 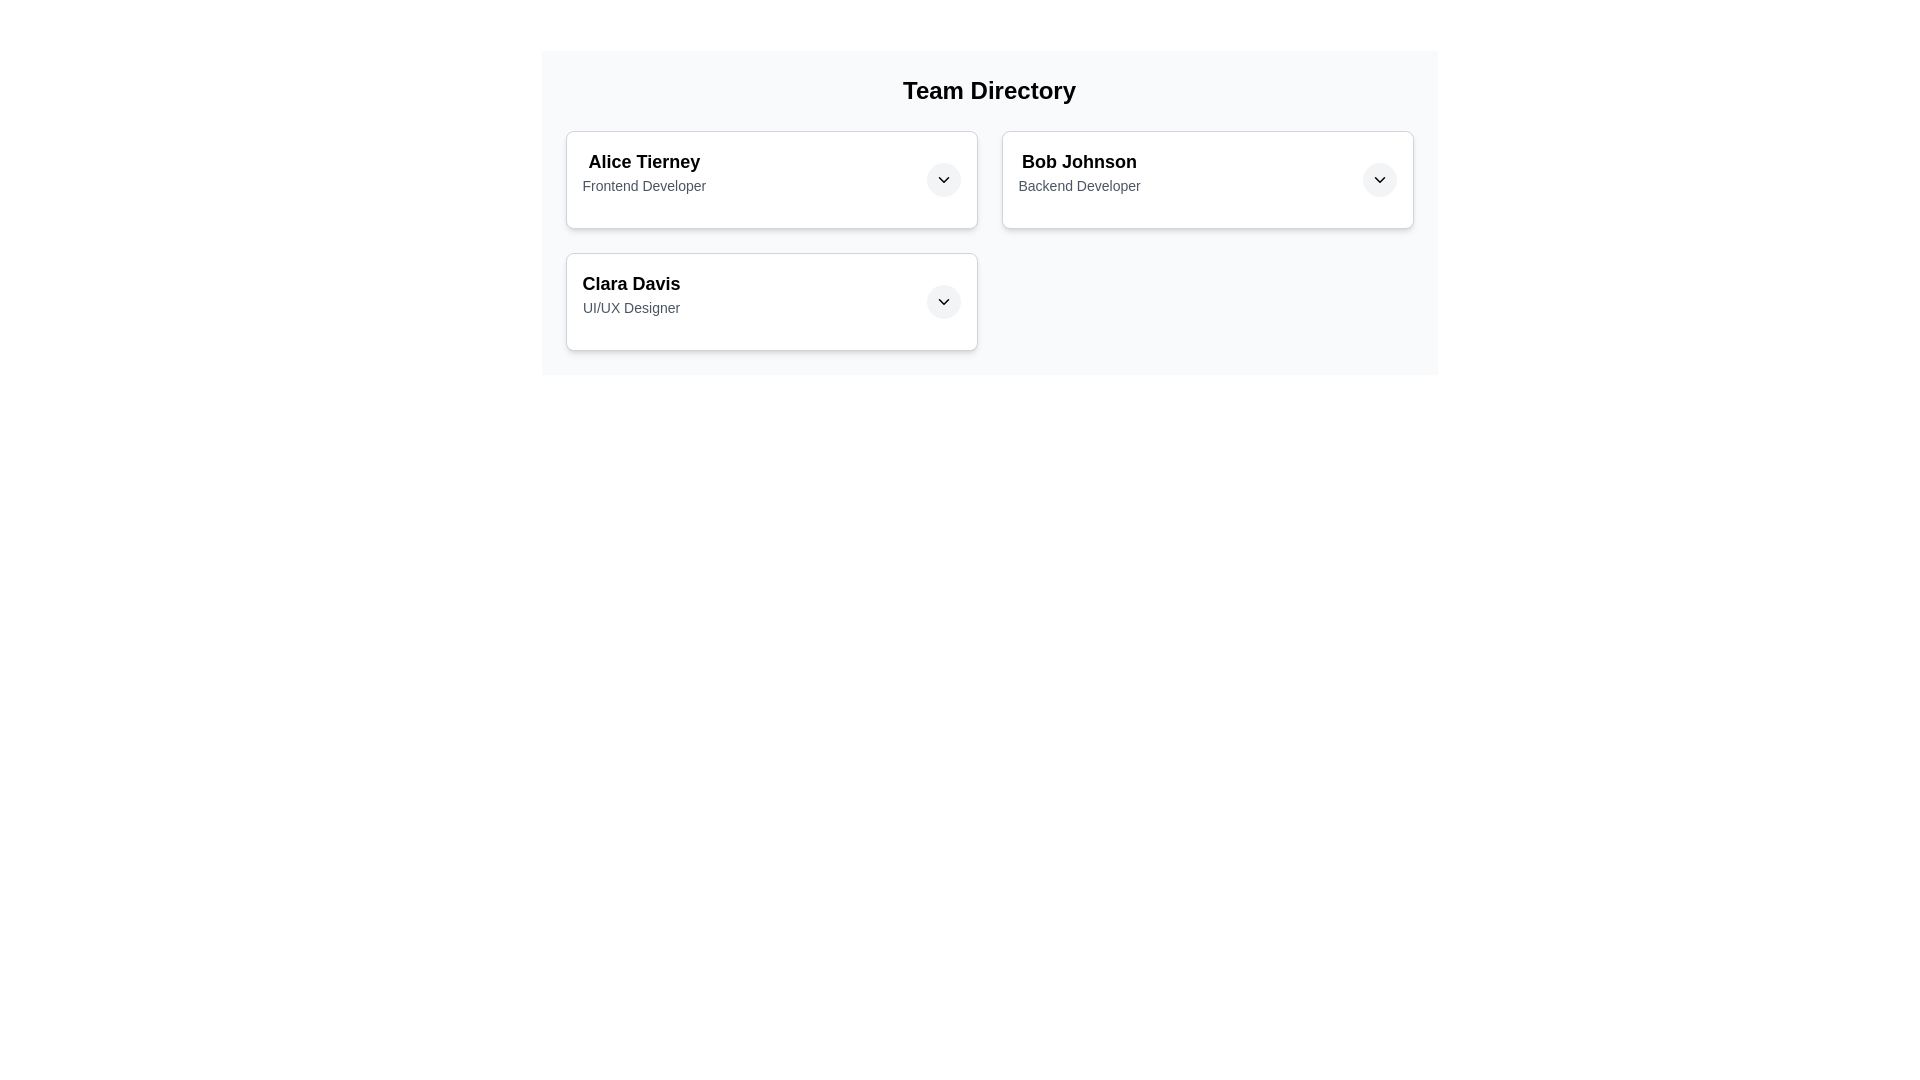 I want to click on the Dropdown indicator icon located in the top-right corner of the card containing 'Bob Johnson' and the title 'Backend Developer', so click(x=1378, y=180).